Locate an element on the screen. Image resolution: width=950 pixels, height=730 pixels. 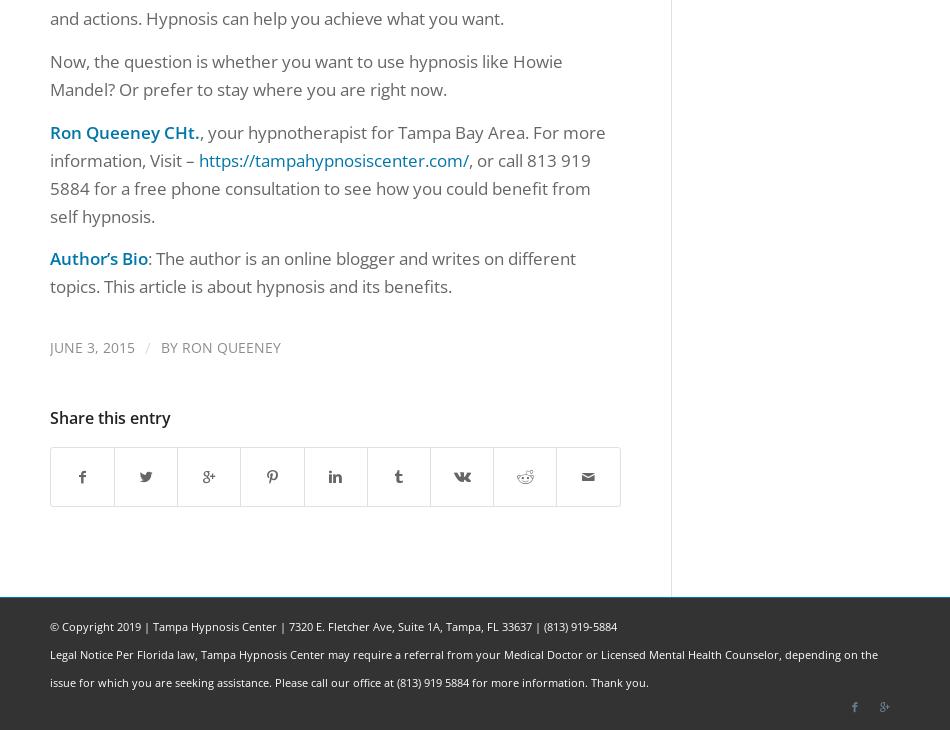
'https://tampahypnosiscenter.com/' is located at coordinates (333, 158).